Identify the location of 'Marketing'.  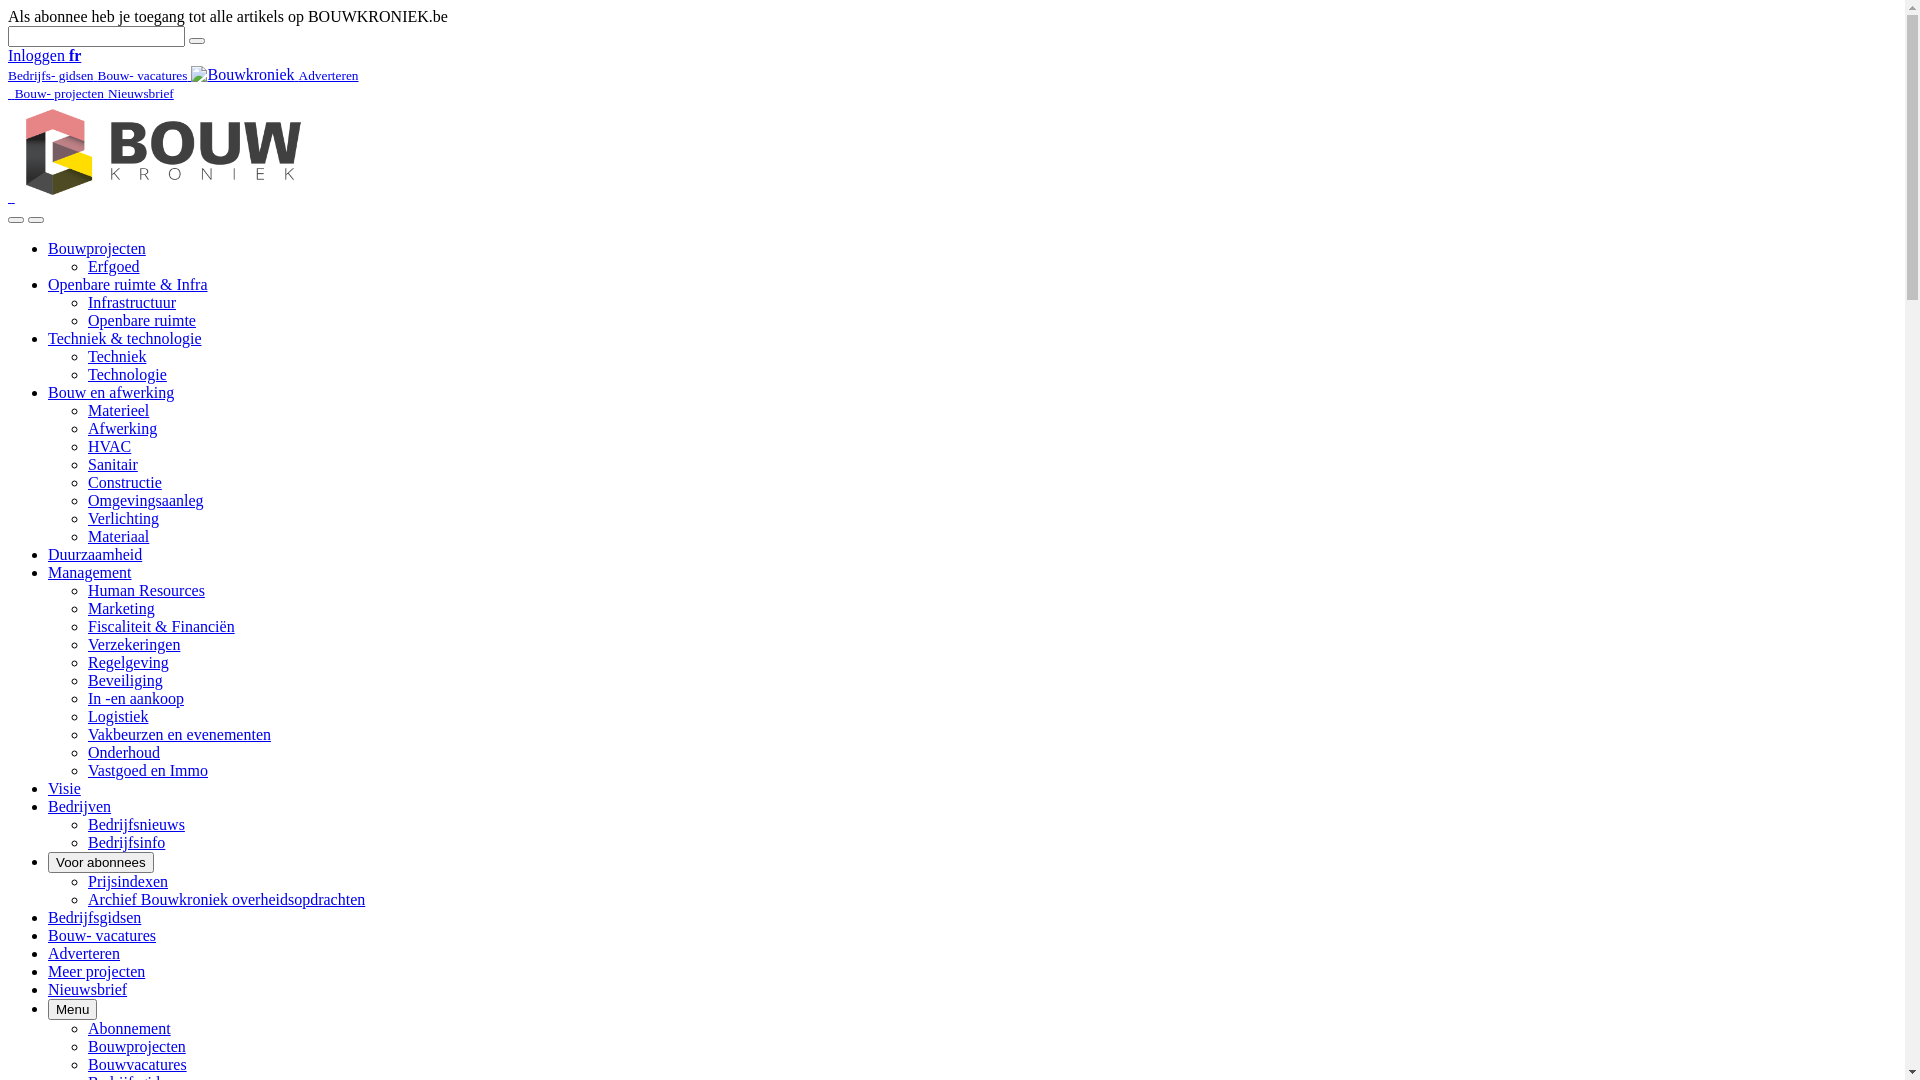
(120, 607).